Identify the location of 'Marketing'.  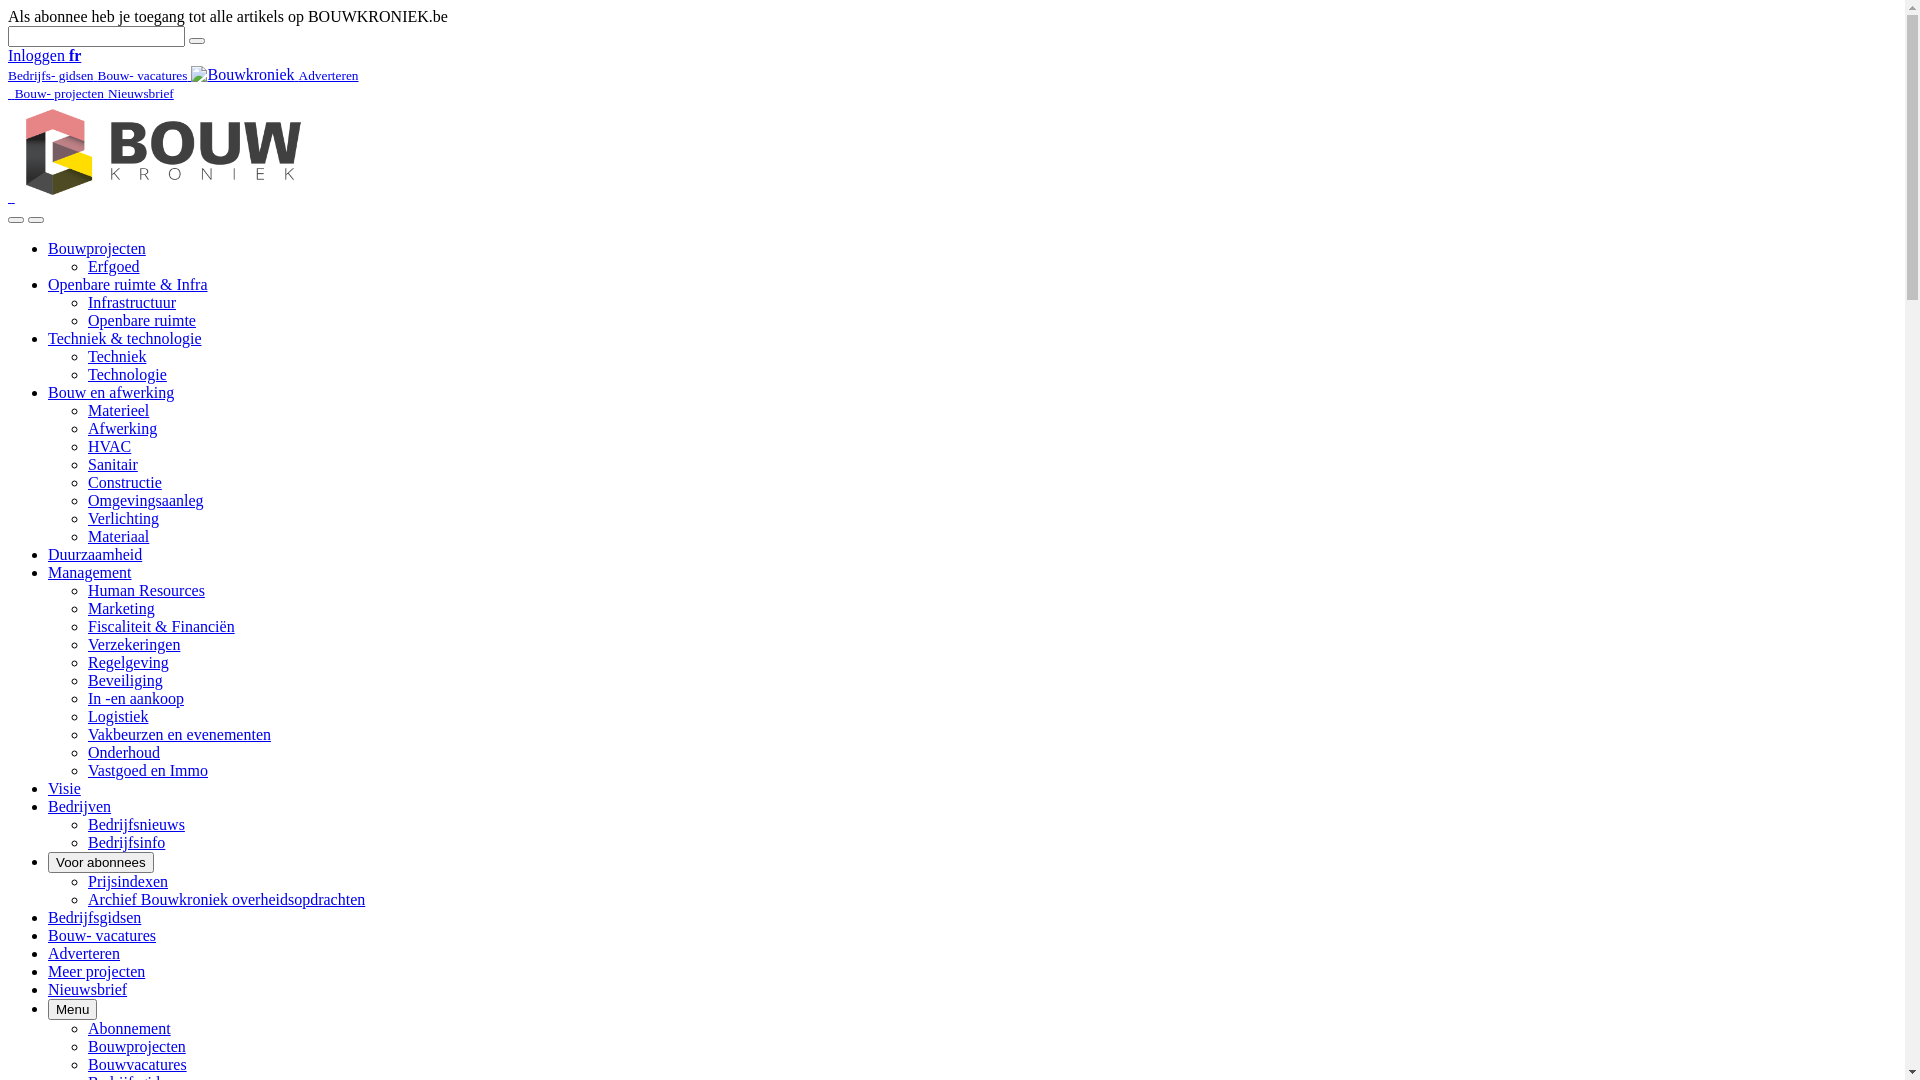
(120, 607).